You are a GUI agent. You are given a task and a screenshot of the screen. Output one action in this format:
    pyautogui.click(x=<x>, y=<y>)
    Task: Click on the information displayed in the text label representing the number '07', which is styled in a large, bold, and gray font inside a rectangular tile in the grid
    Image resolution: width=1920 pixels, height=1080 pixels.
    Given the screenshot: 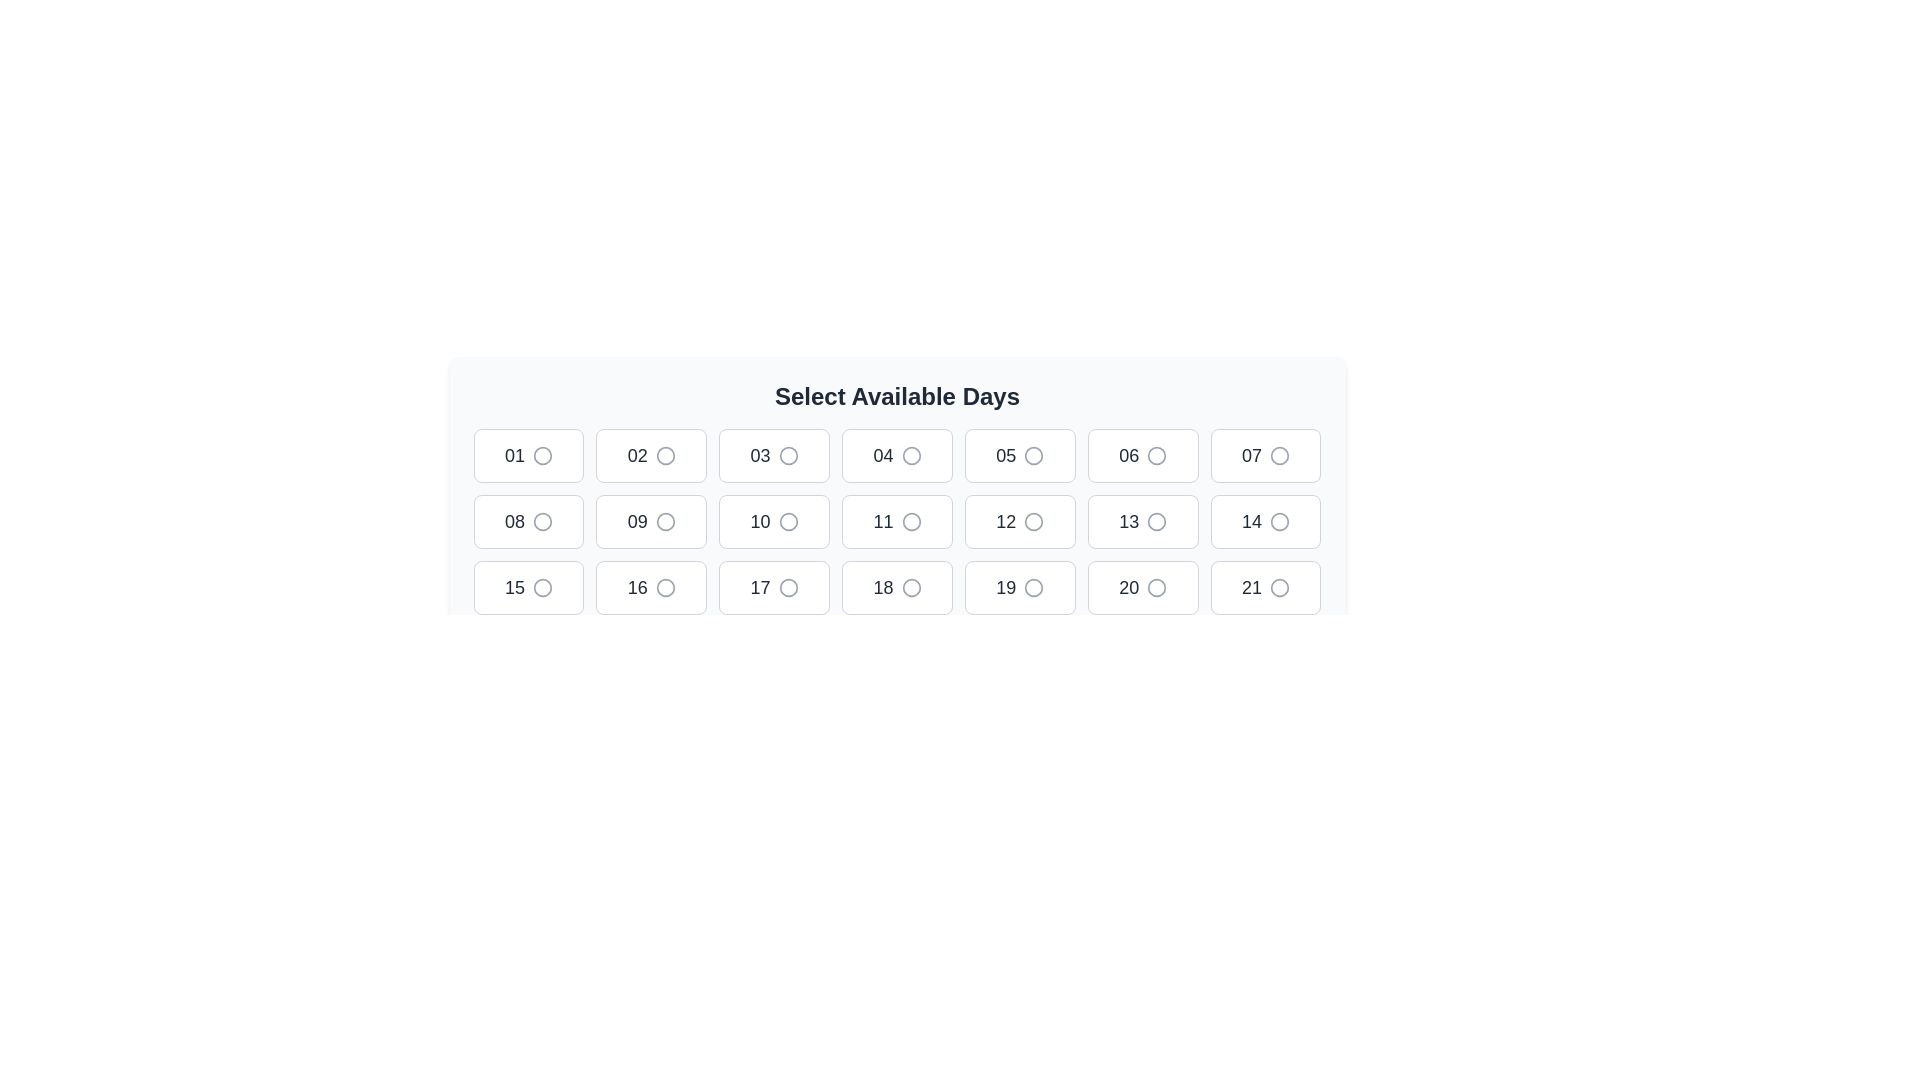 What is the action you would take?
    pyautogui.click(x=1251, y=455)
    